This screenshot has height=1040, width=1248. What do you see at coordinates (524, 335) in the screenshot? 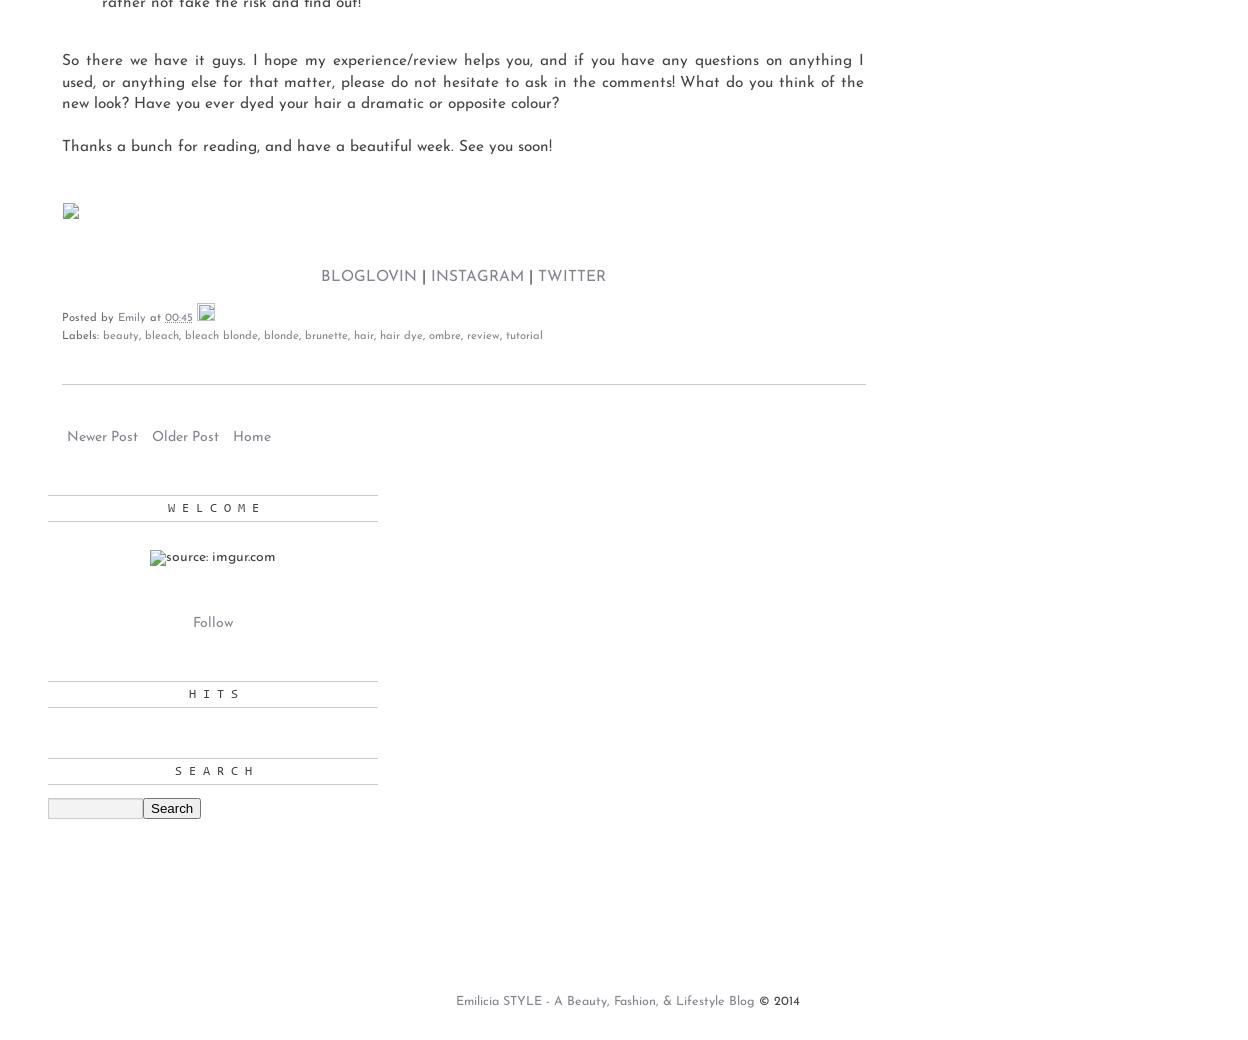
I see `'tutorial'` at bounding box center [524, 335].